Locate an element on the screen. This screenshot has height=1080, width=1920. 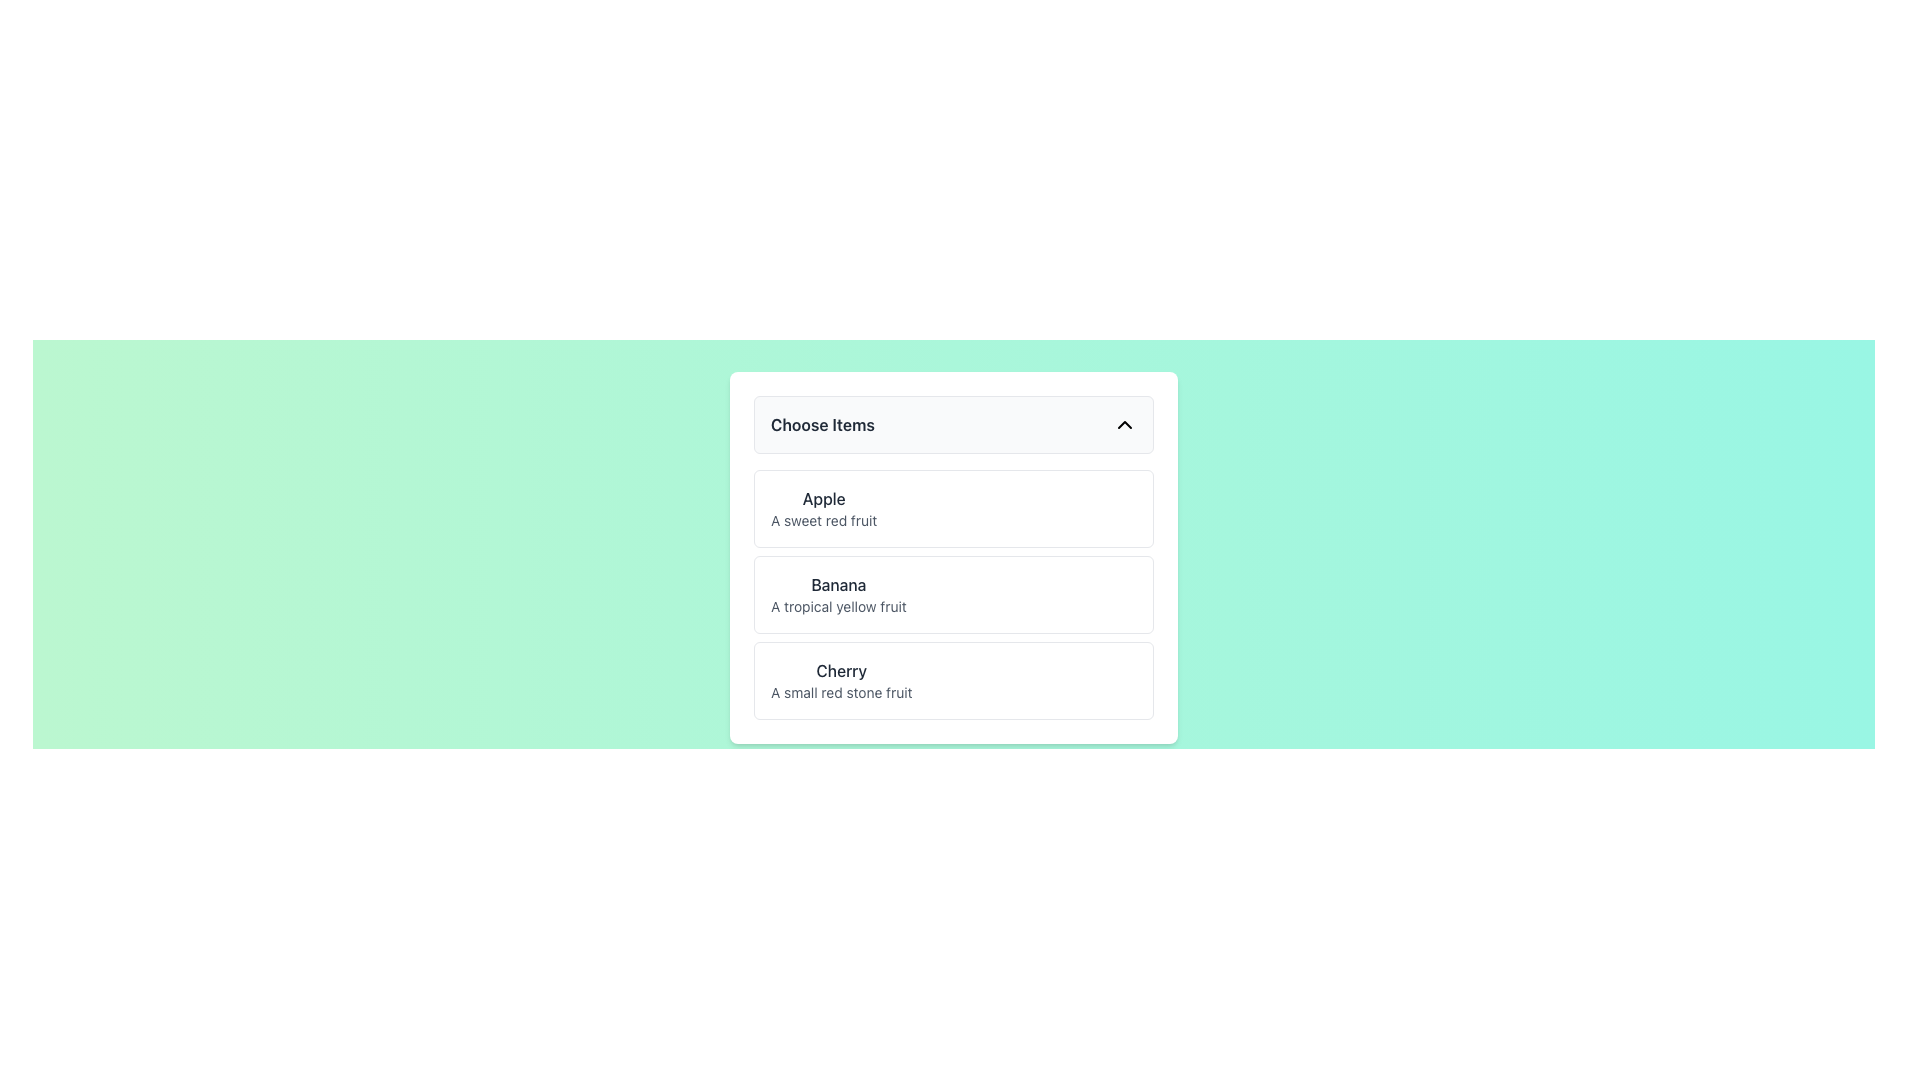
the chevron toggle icon located at the extreme right of the 'Choose Items.' box is located at coordinates (1124, 423).